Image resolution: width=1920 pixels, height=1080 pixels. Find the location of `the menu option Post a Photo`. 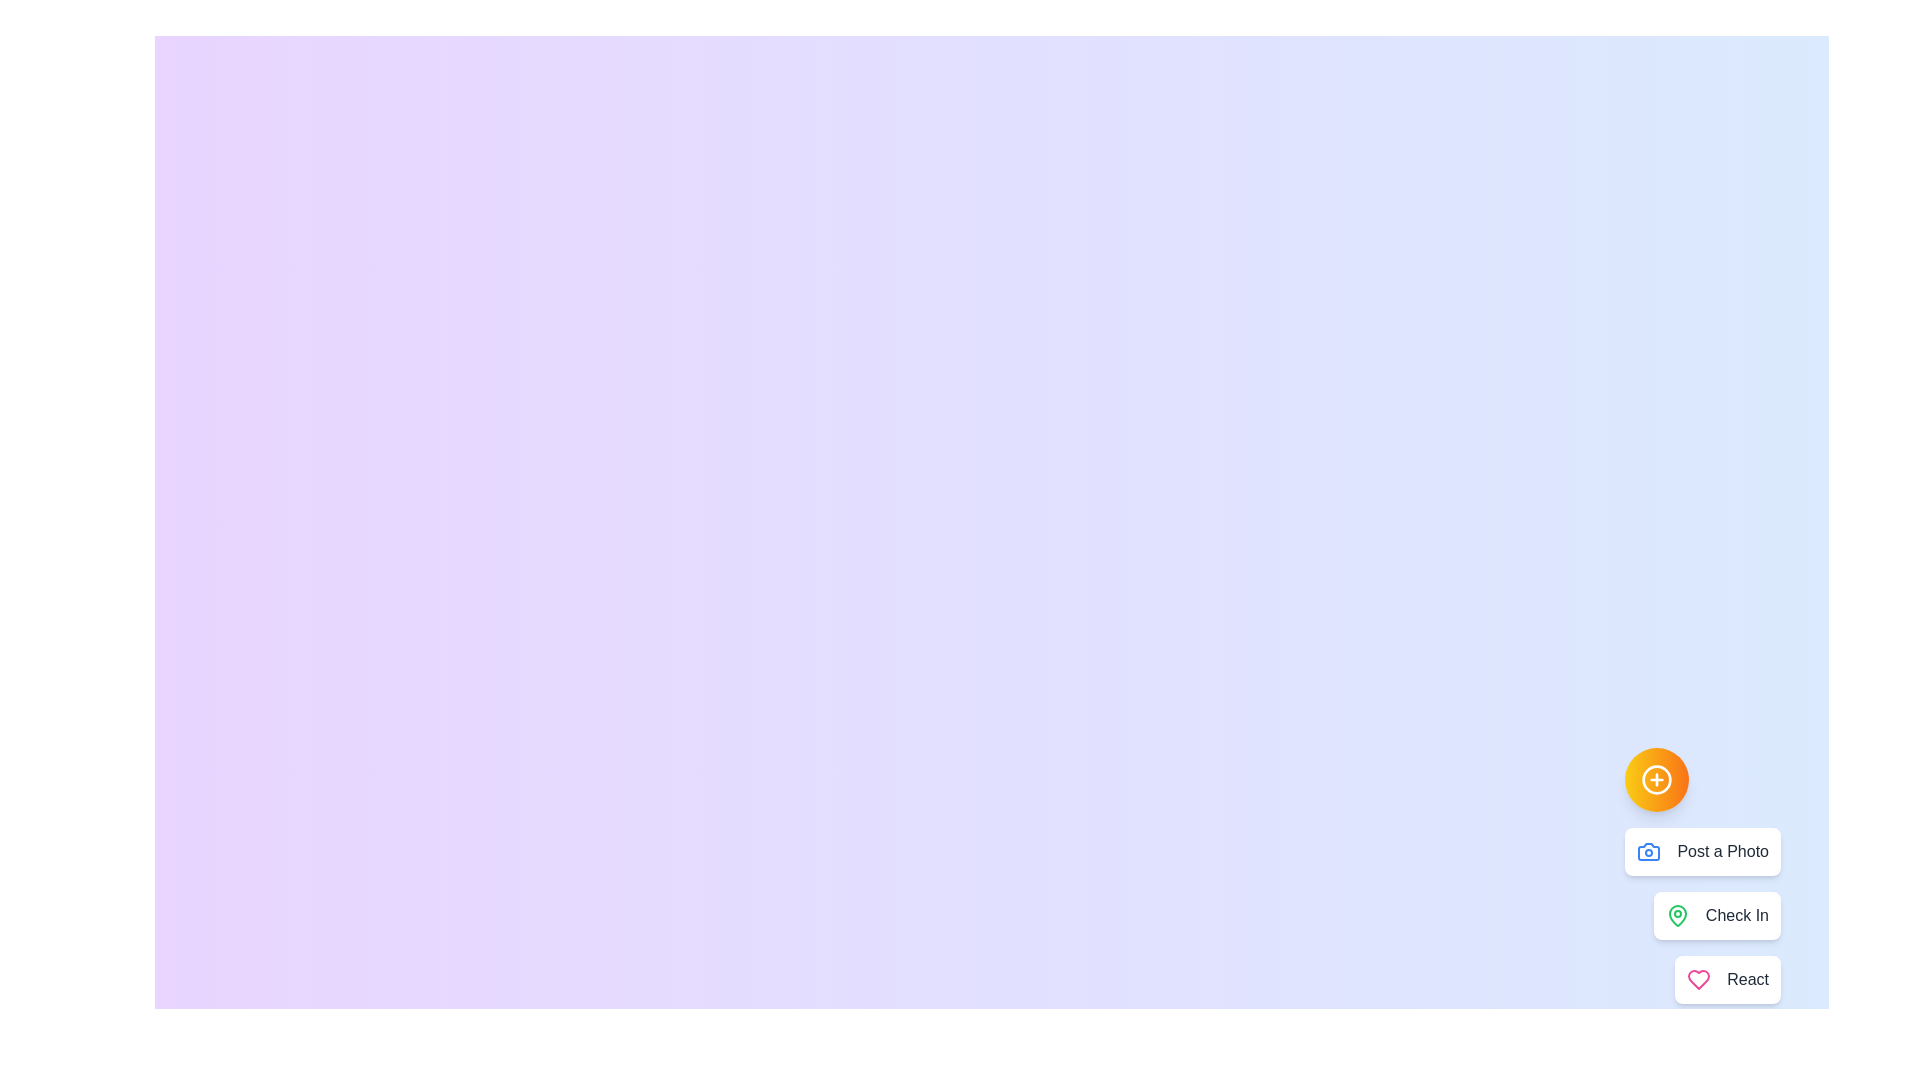

the menu option Post a Photo is located at coordinates (1702, 852).